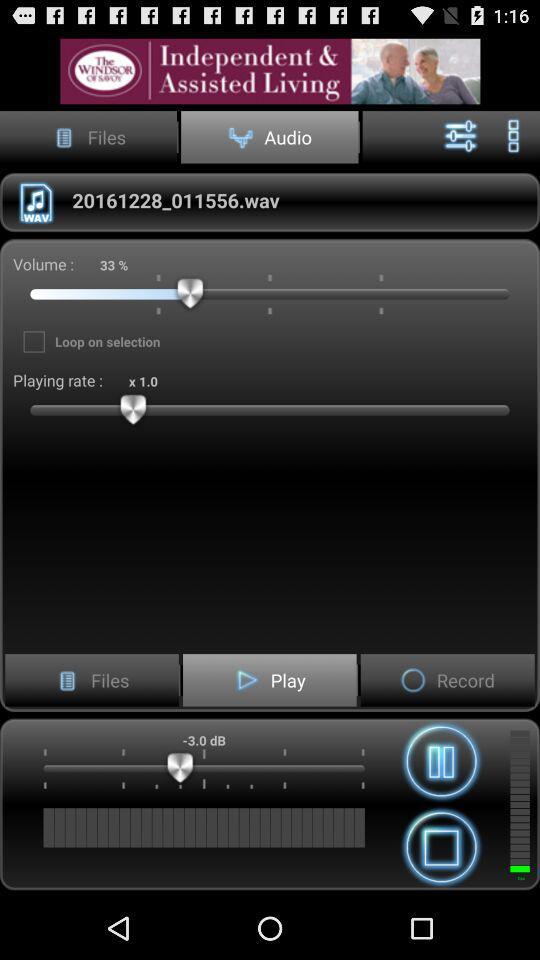 Image resolution: width=540 pixels, height=960 pixels. I want to click on see advertisement, so click(270, 71).